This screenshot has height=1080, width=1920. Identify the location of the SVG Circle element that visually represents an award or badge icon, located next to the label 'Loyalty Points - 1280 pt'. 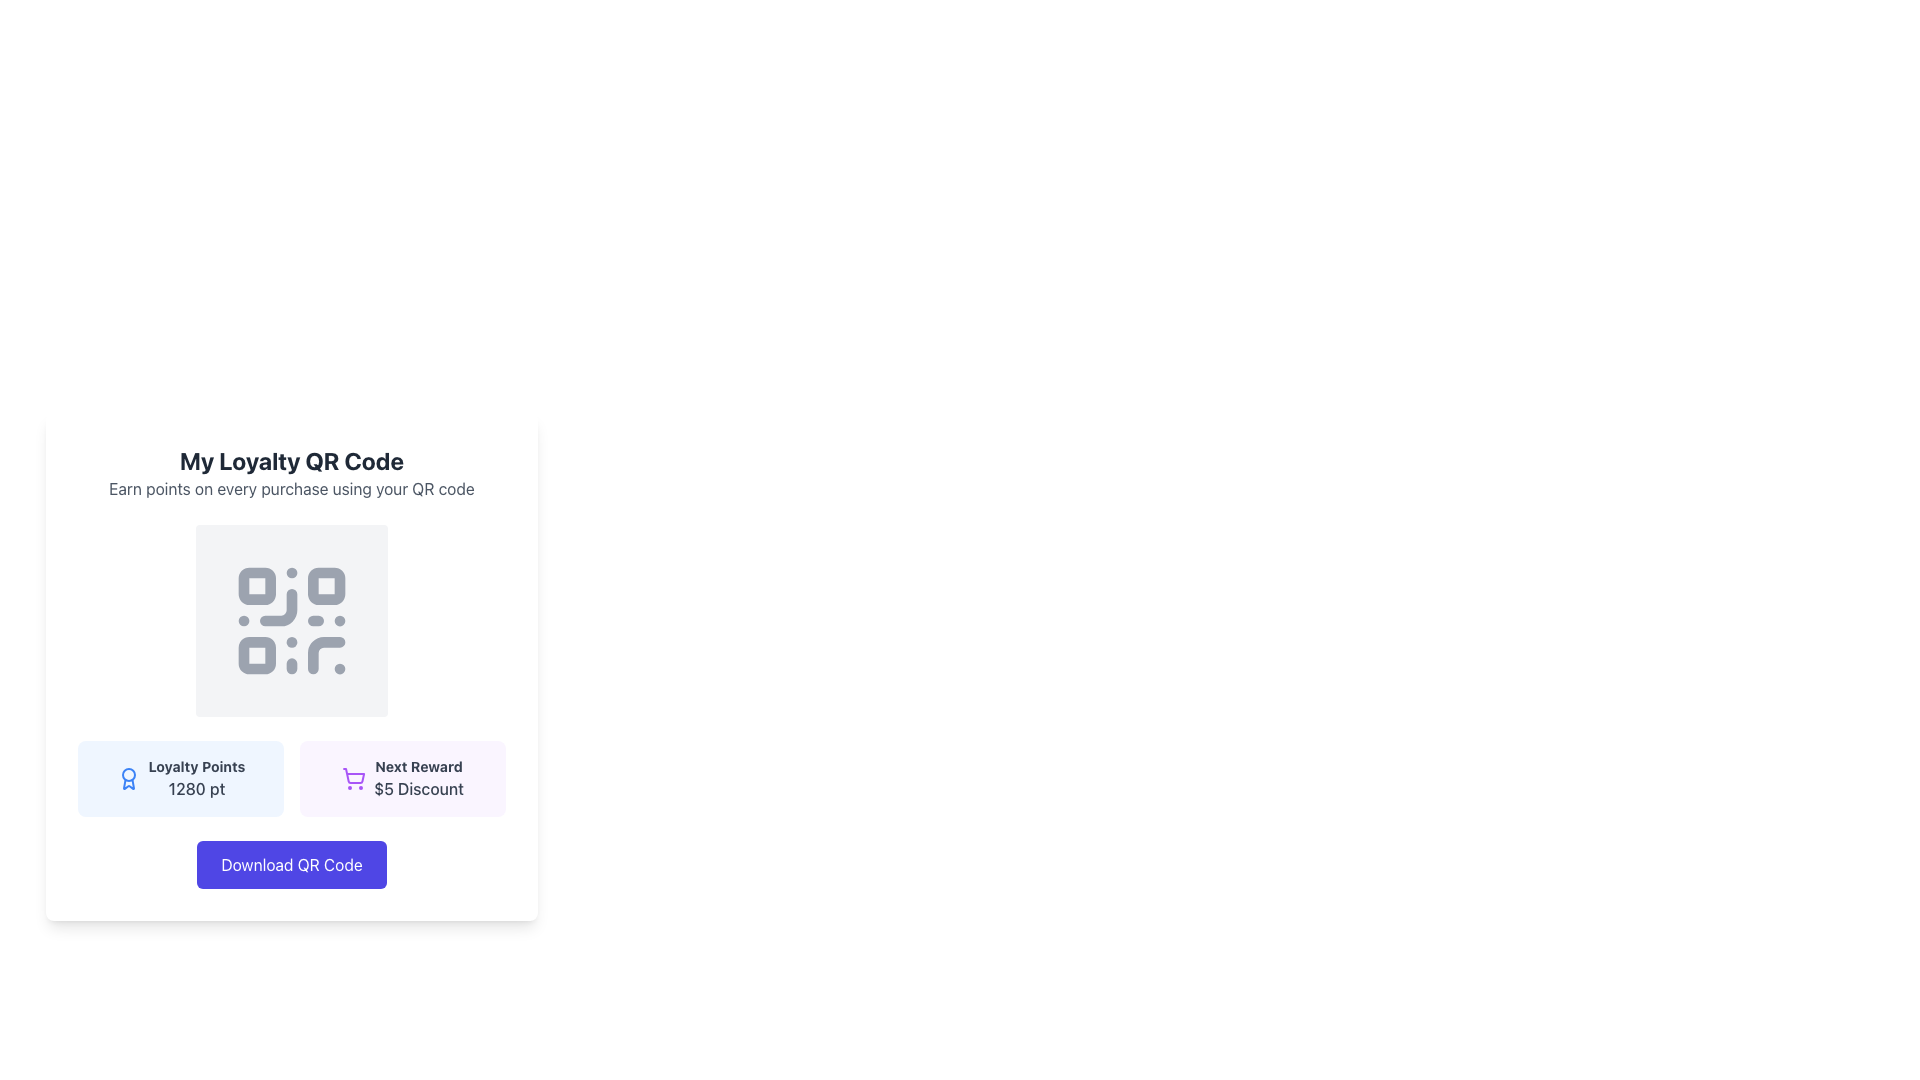
(127, 774).